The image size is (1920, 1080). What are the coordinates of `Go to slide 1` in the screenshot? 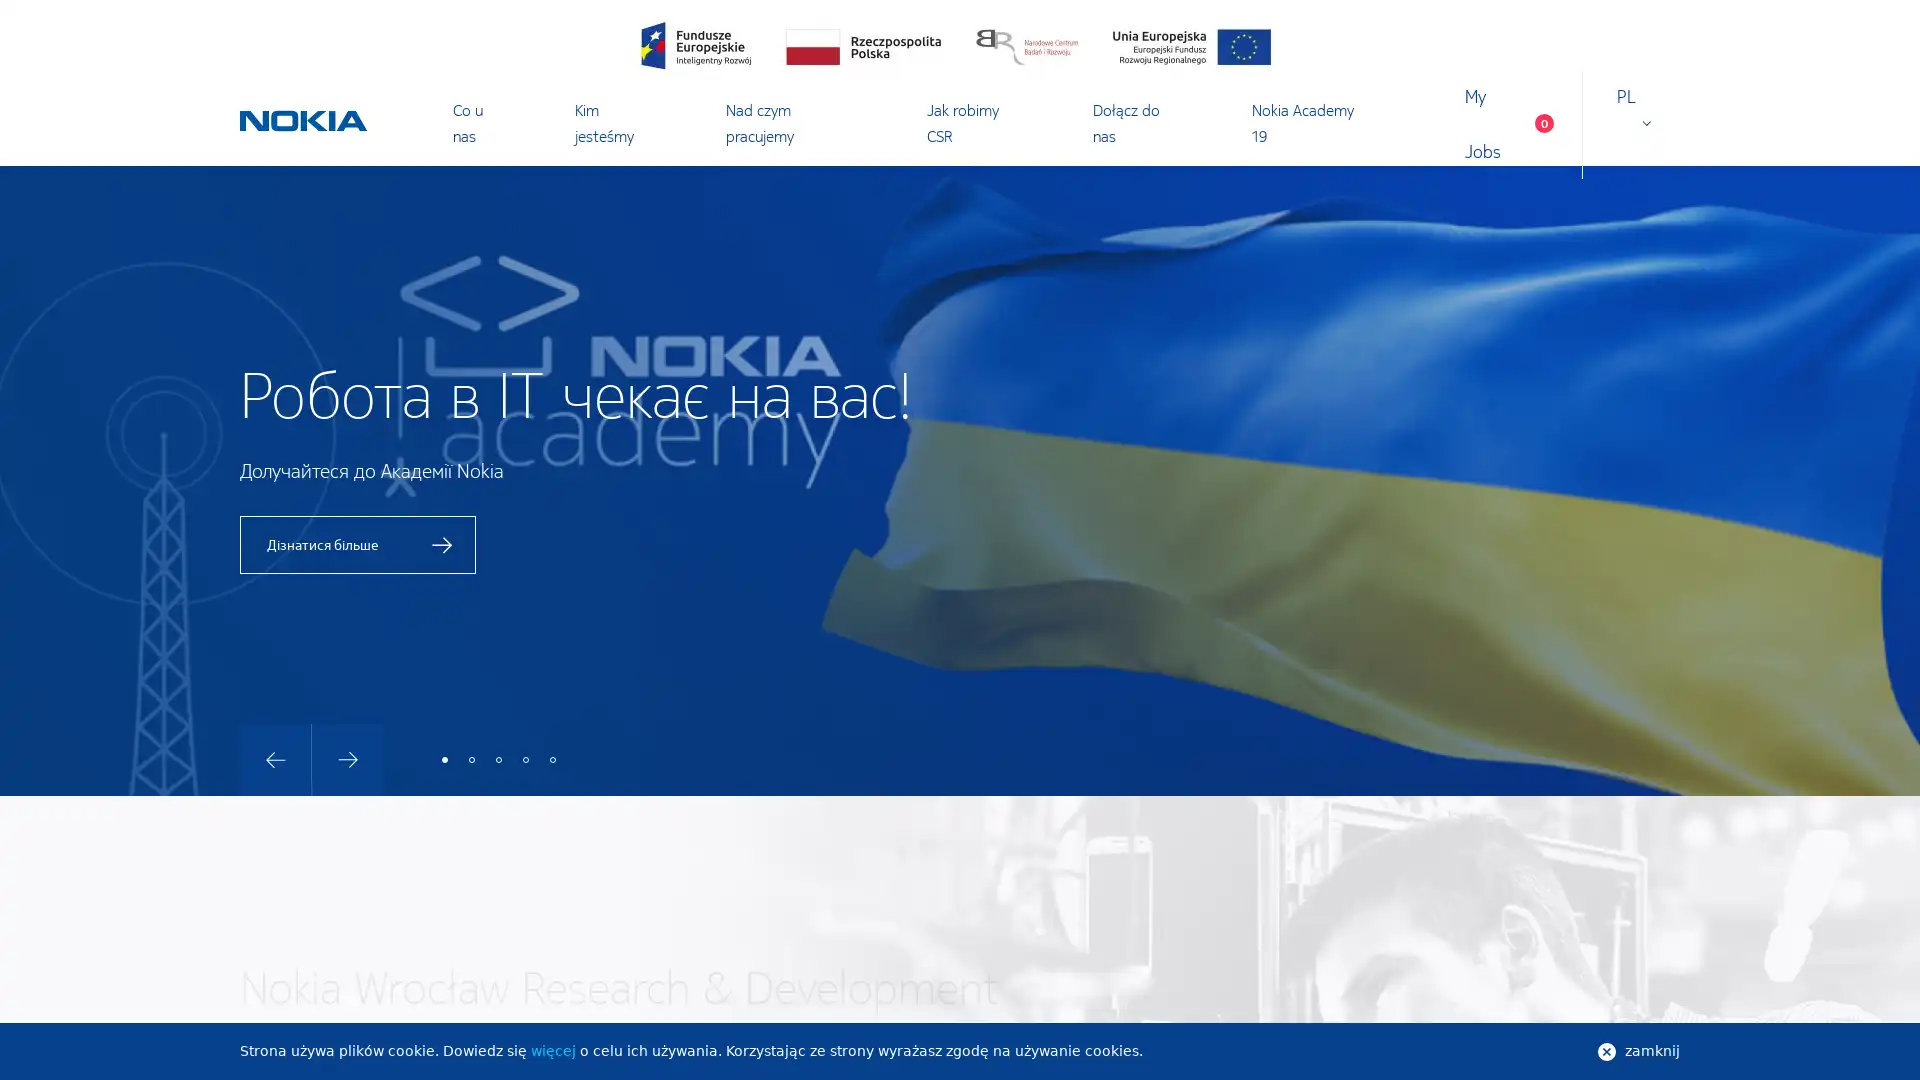 It's located at (444, 759).